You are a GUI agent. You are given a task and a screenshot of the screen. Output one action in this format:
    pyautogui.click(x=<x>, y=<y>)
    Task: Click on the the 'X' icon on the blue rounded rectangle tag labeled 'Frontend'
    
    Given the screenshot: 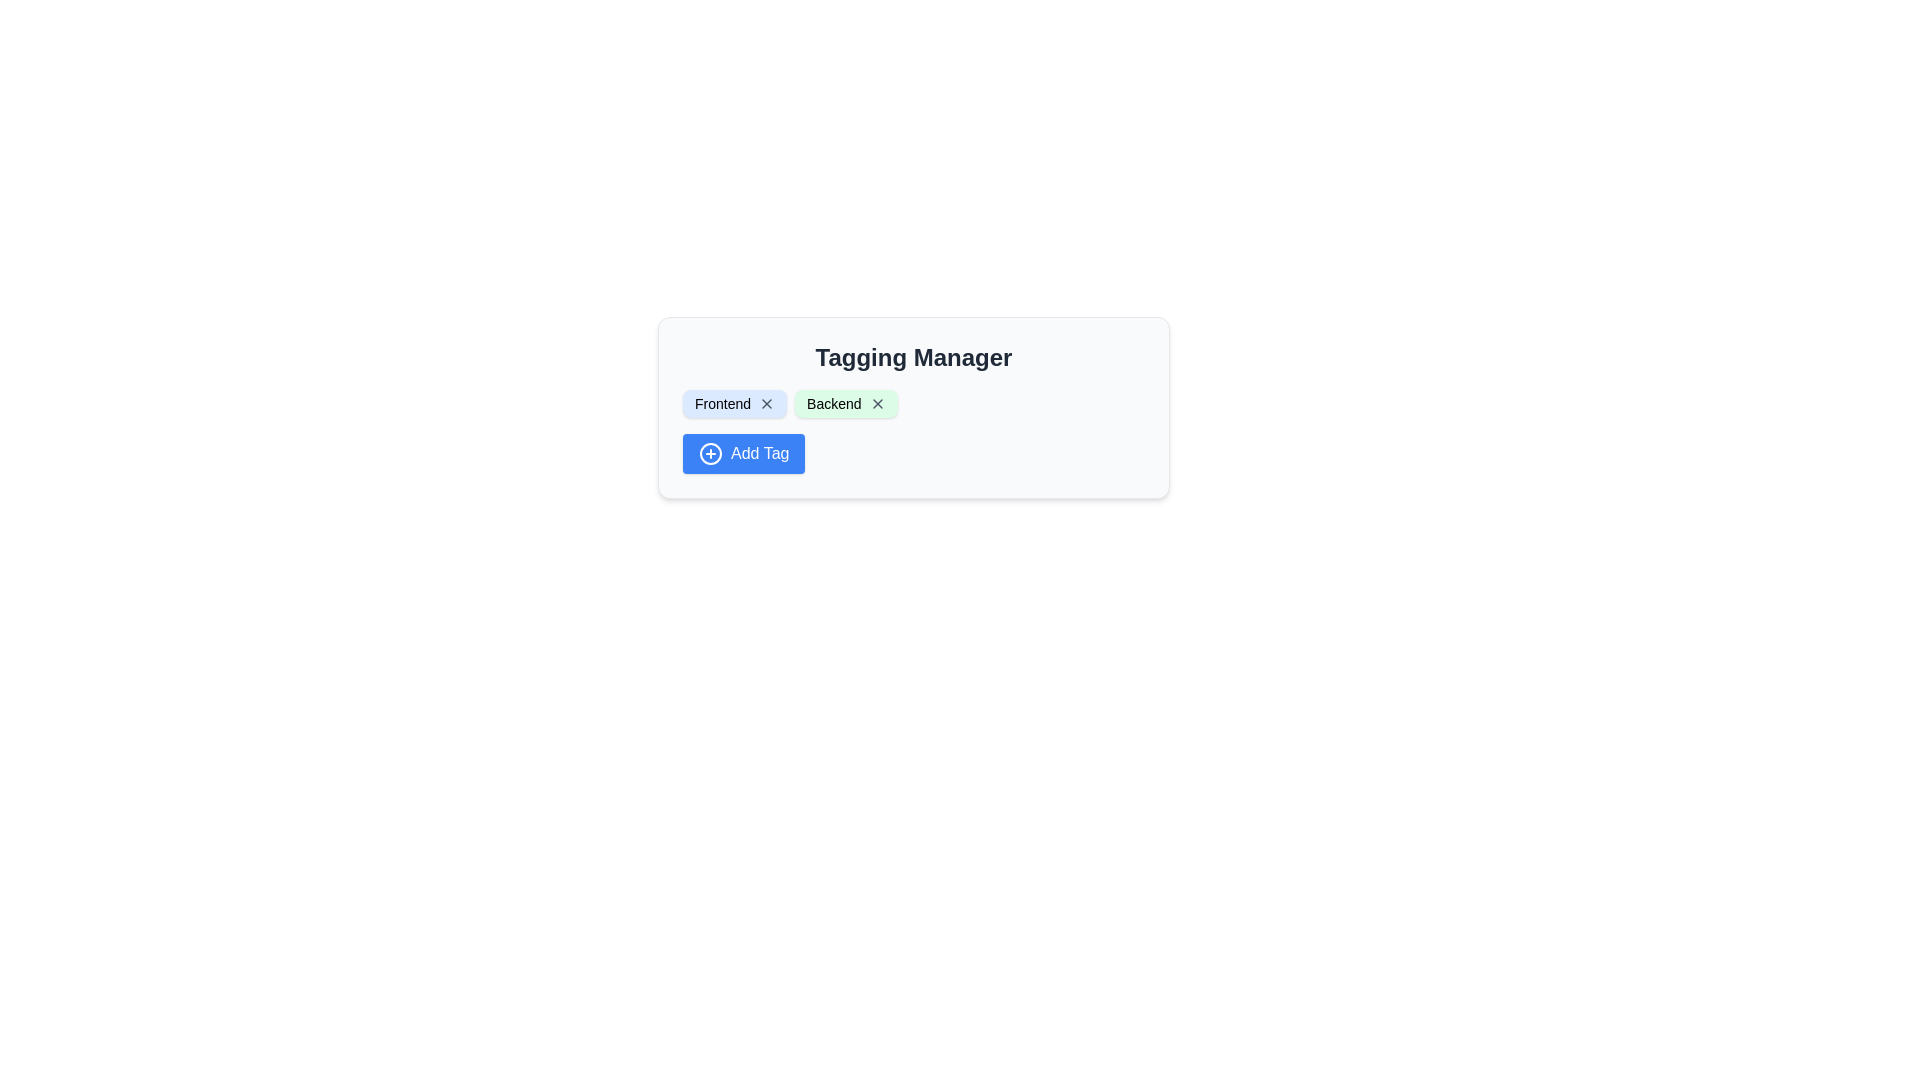 What is the action you would take?
    pyautogui.click(x=733, y=404)
    